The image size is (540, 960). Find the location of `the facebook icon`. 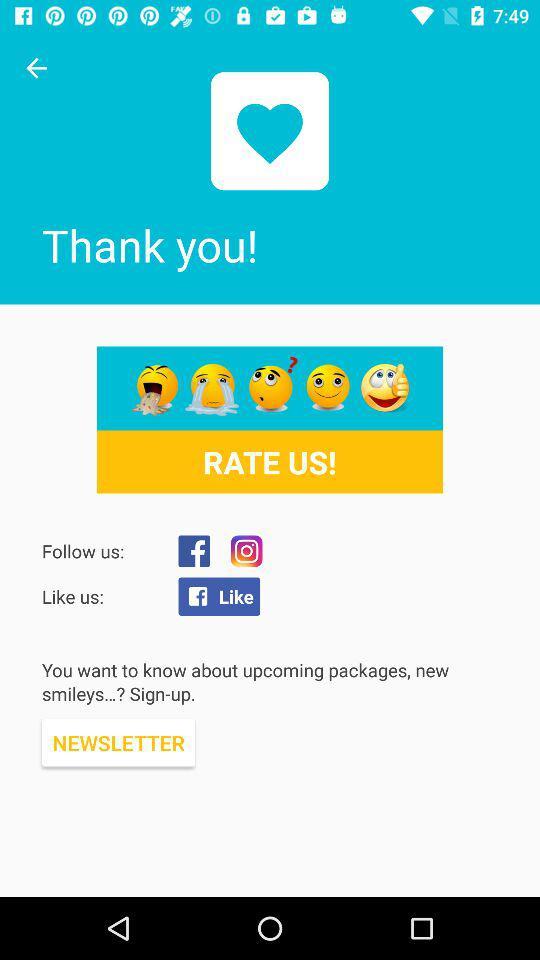

the facebook icon is located at coordinates (194, 551).